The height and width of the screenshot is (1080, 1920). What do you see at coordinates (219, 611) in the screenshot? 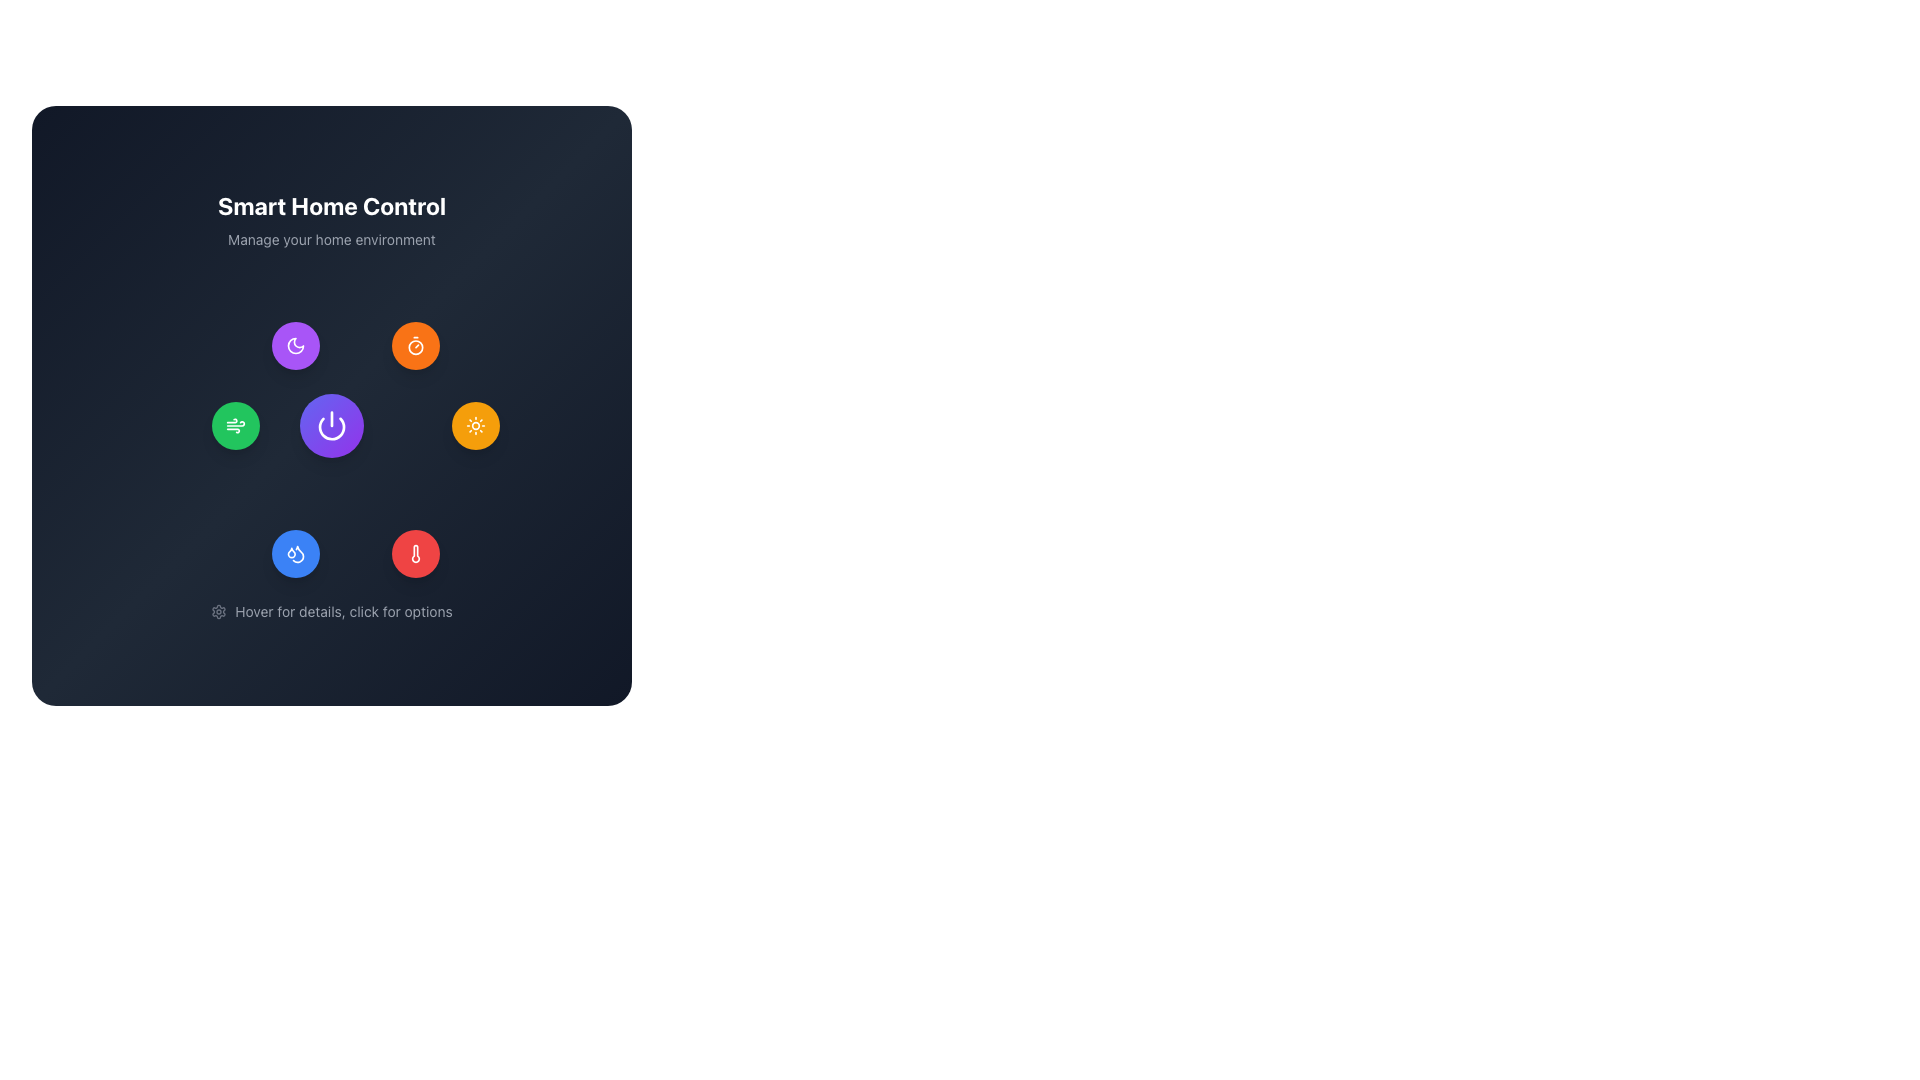
I see `the gear-shaped settings icon located at the bottom center of the interface` at bounding box center [219, 611].